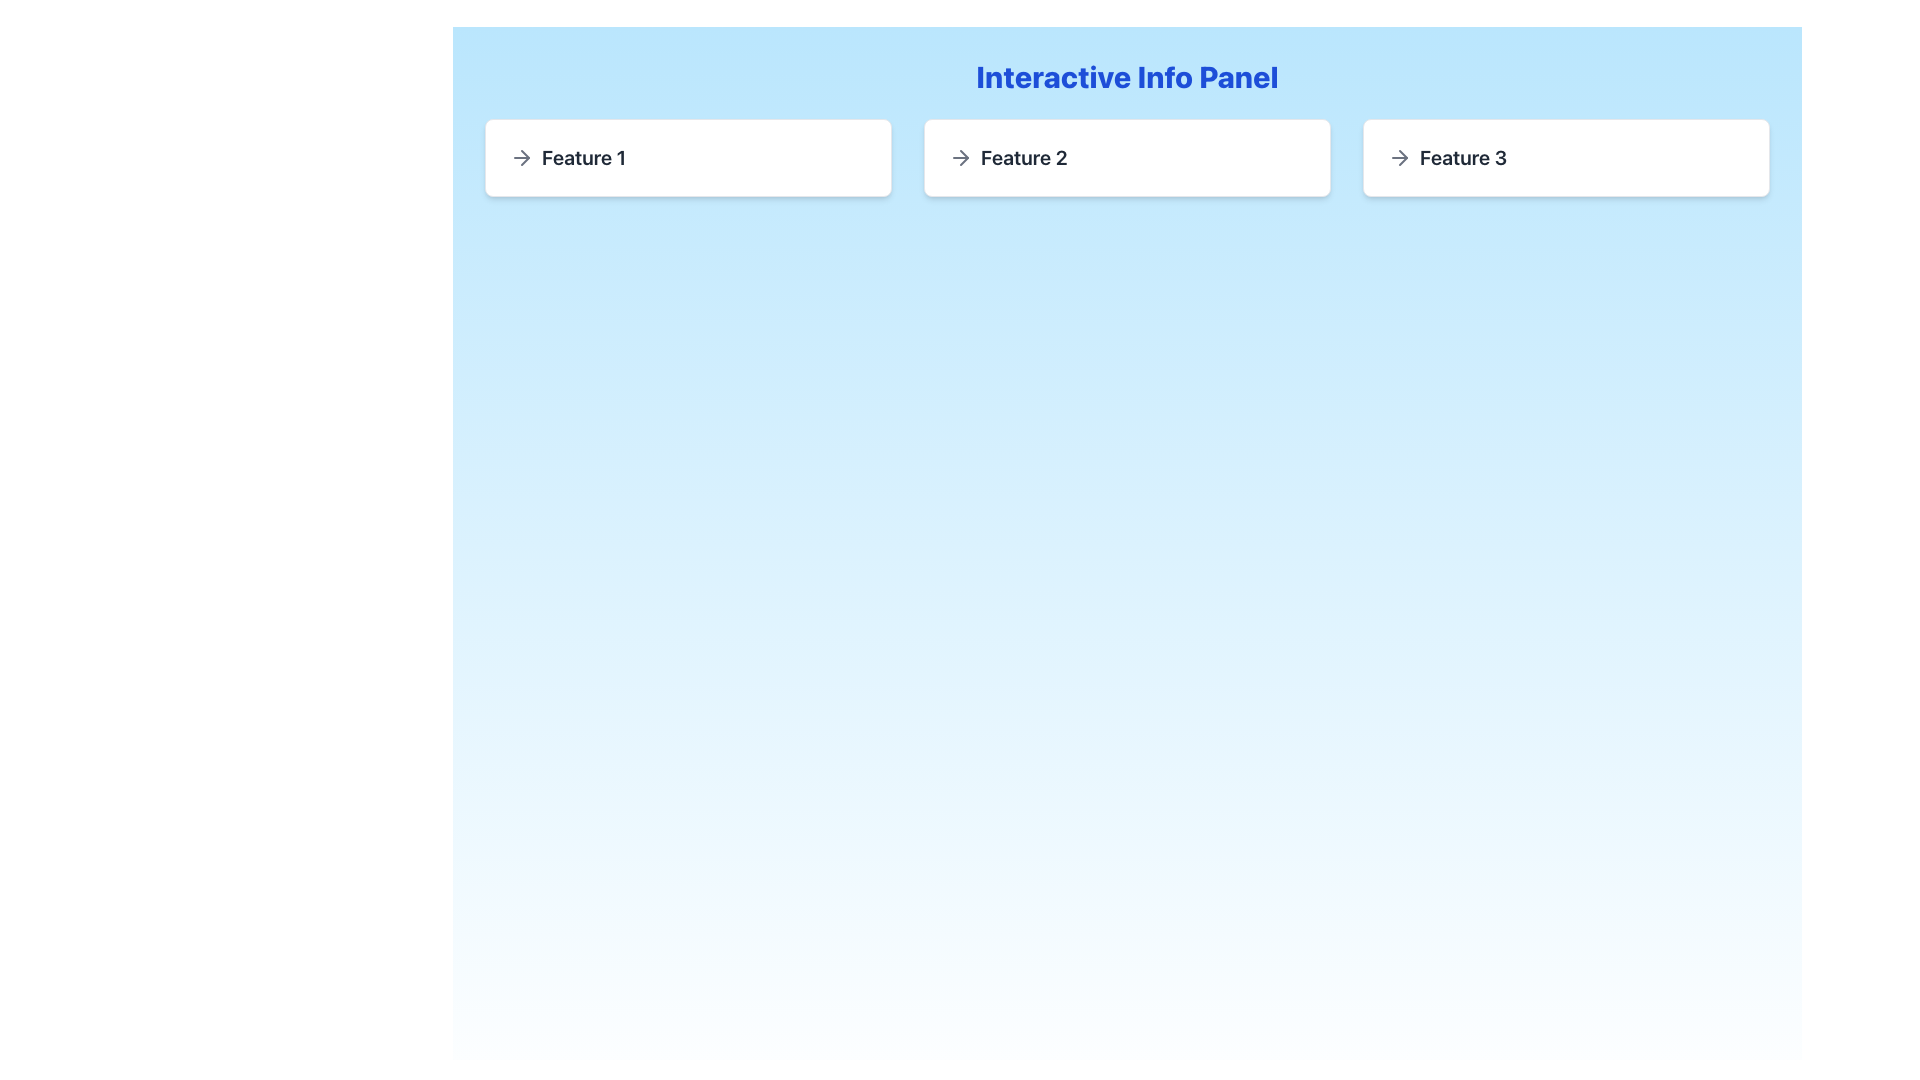 The image size is (1920, 1080). I want to click on the second button labeled 'Feature 2', so click(1127, 157).